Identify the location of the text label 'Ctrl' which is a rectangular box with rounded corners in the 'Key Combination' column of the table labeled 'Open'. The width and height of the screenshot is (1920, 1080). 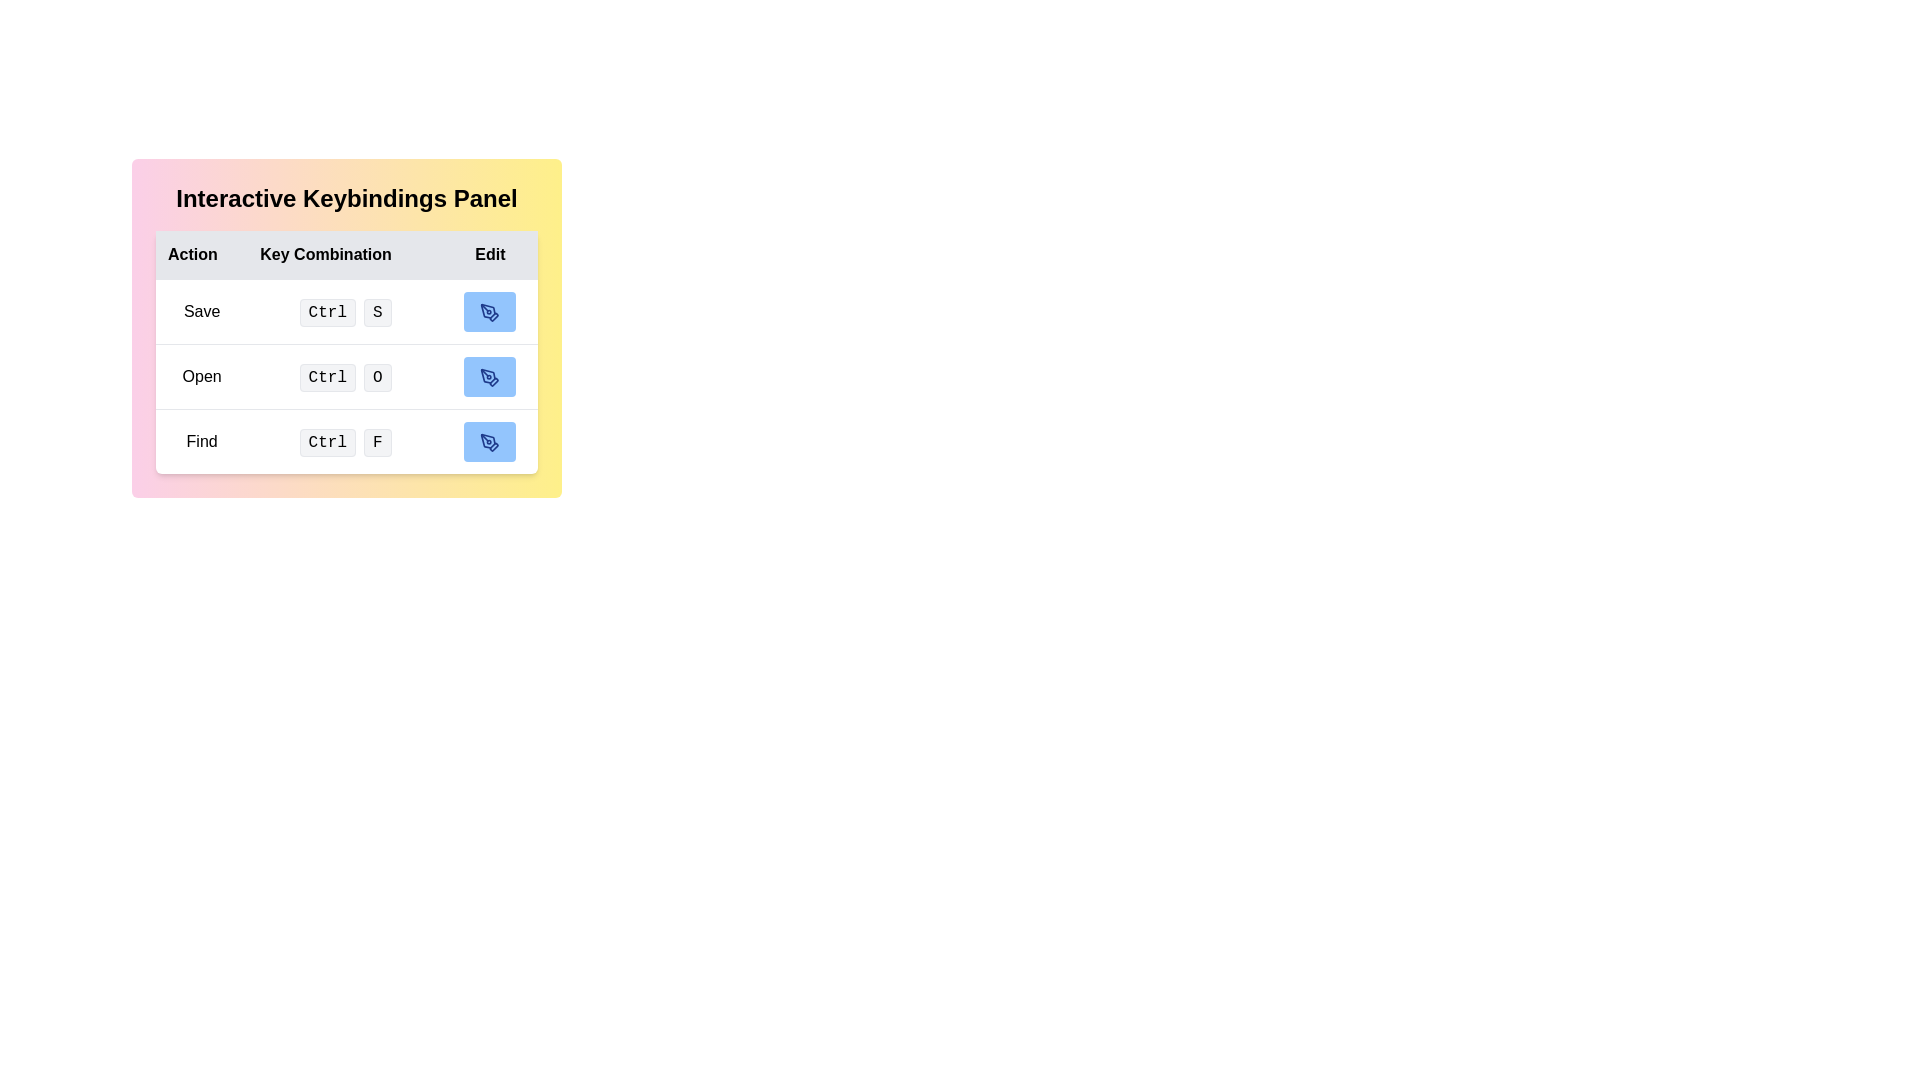
(327, 377).